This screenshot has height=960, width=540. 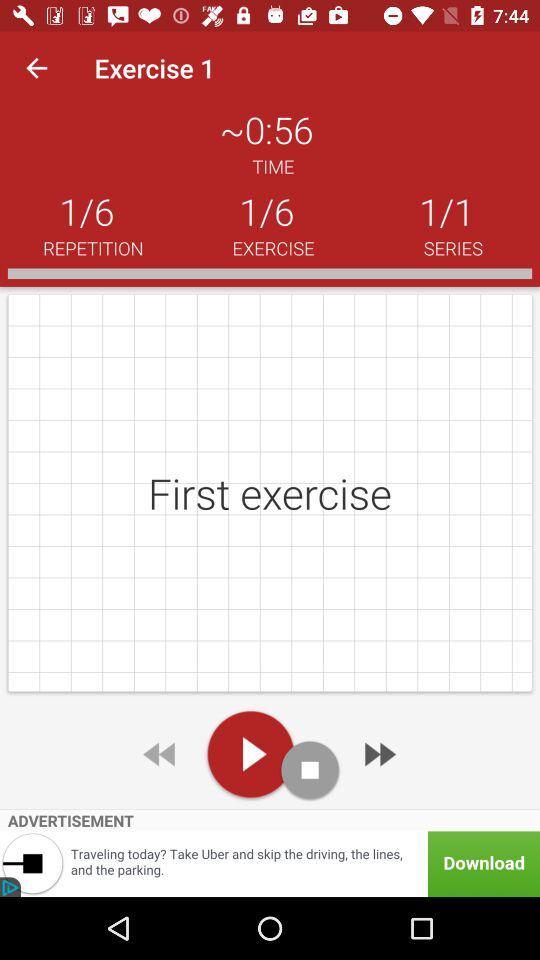 I want to click on stop audio file, so click(x=310, y=769).